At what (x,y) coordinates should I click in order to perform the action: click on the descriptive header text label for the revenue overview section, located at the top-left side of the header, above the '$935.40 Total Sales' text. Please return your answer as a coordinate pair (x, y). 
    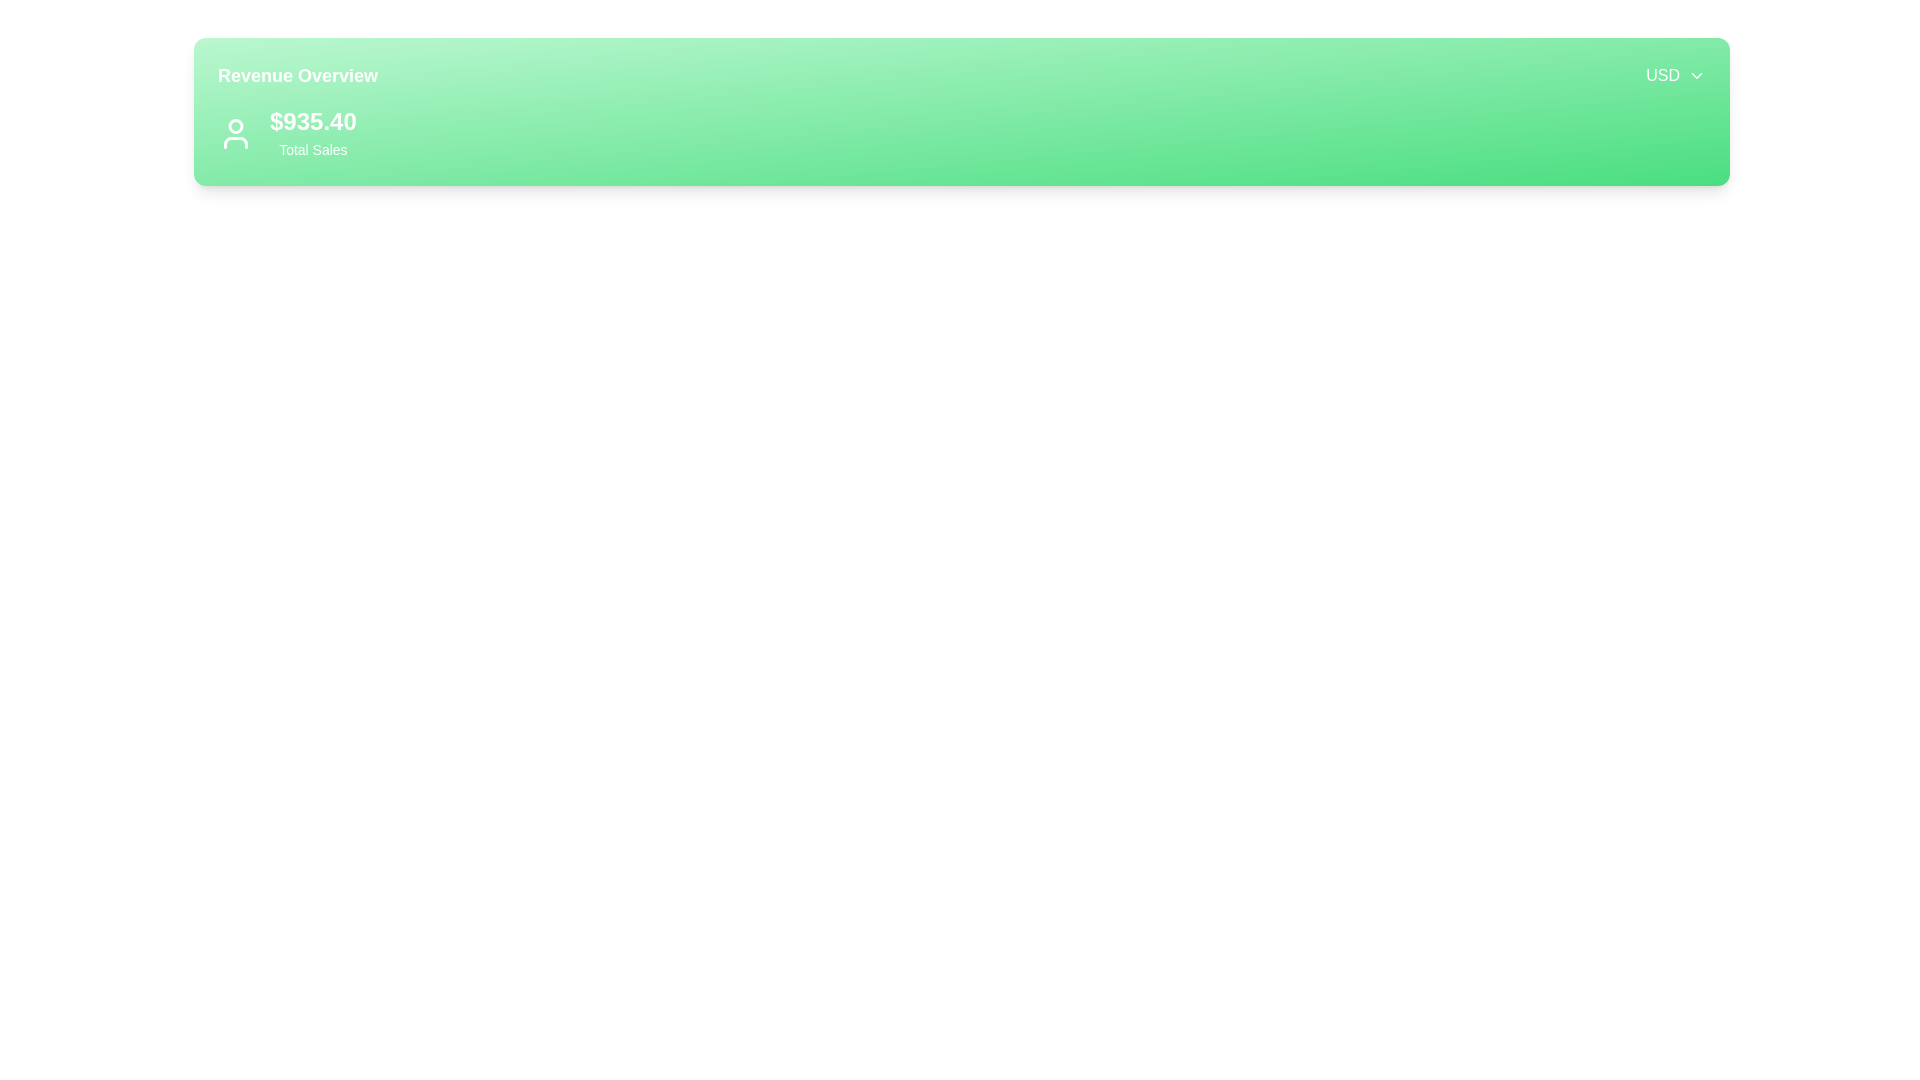
    Looking at the image, I should click on (296, 75).